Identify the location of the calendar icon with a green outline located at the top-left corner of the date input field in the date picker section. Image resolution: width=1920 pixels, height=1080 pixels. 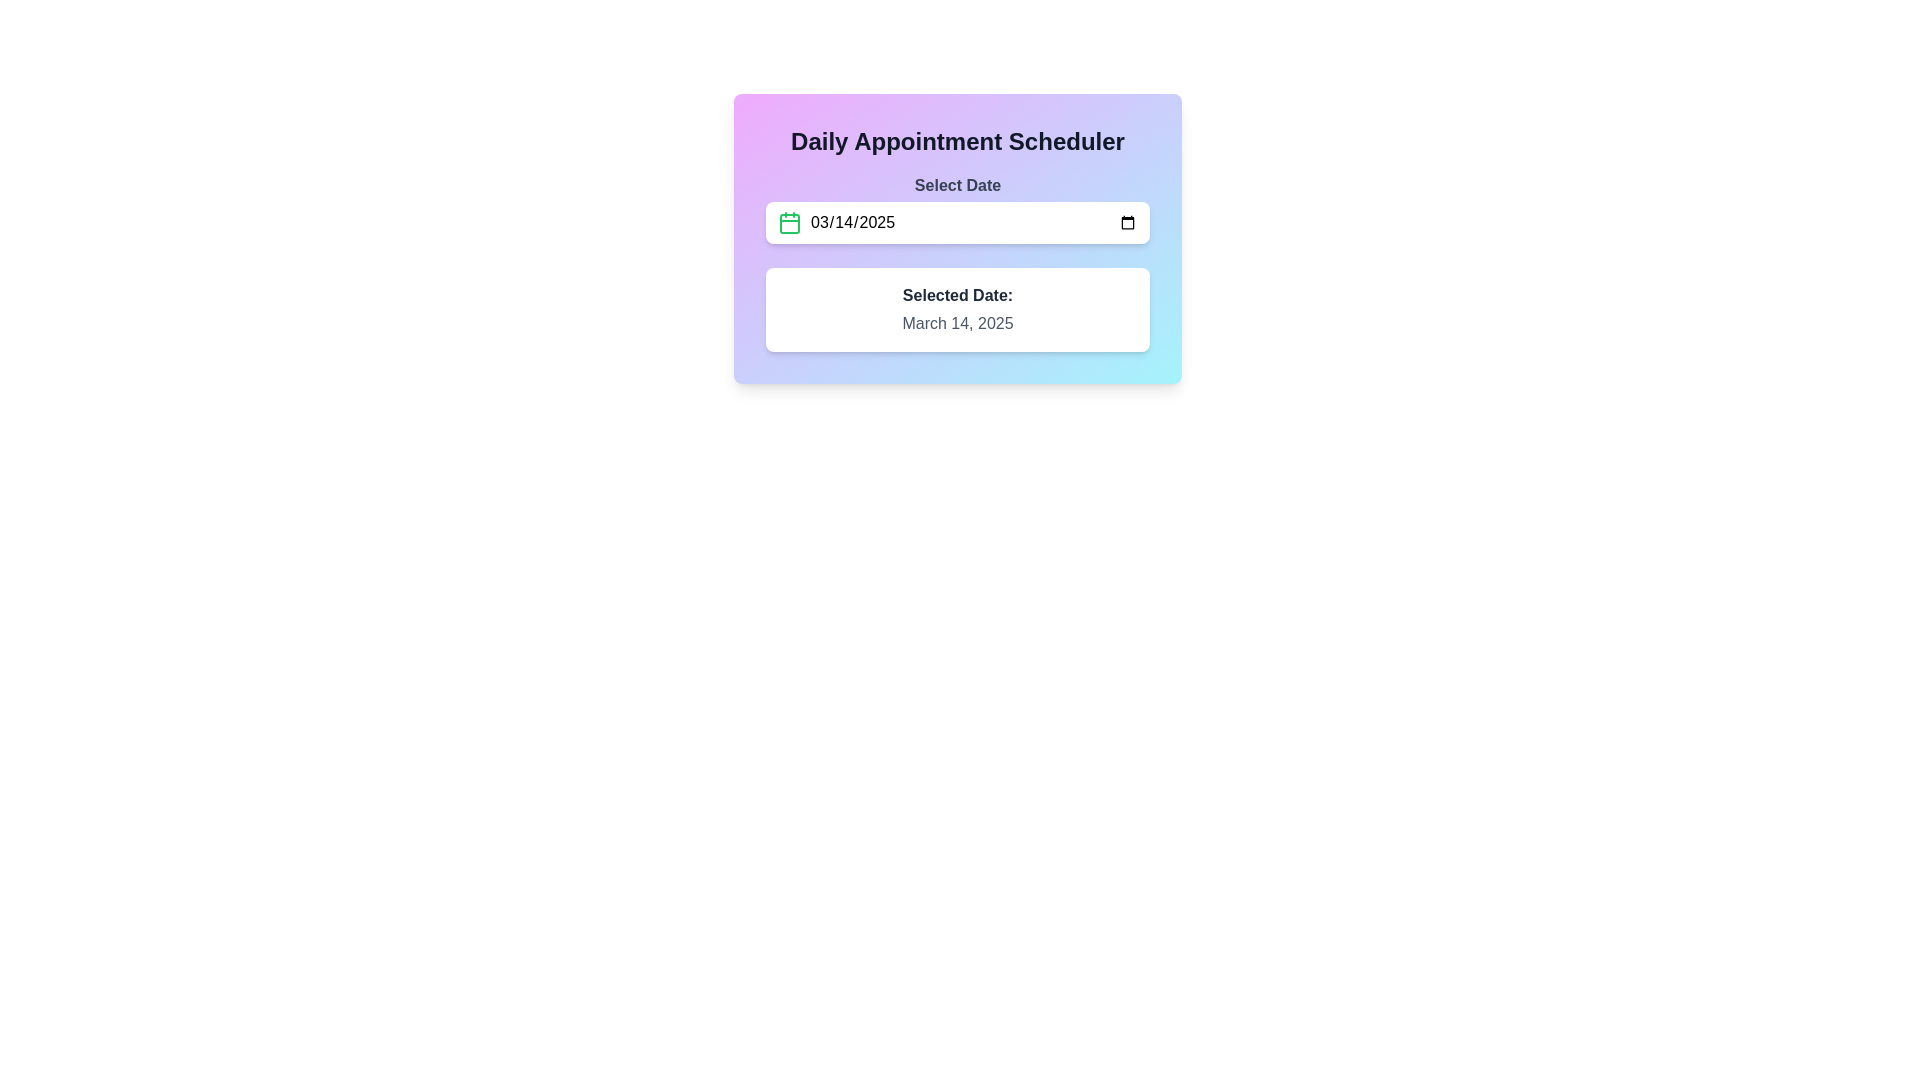
(789, 223).